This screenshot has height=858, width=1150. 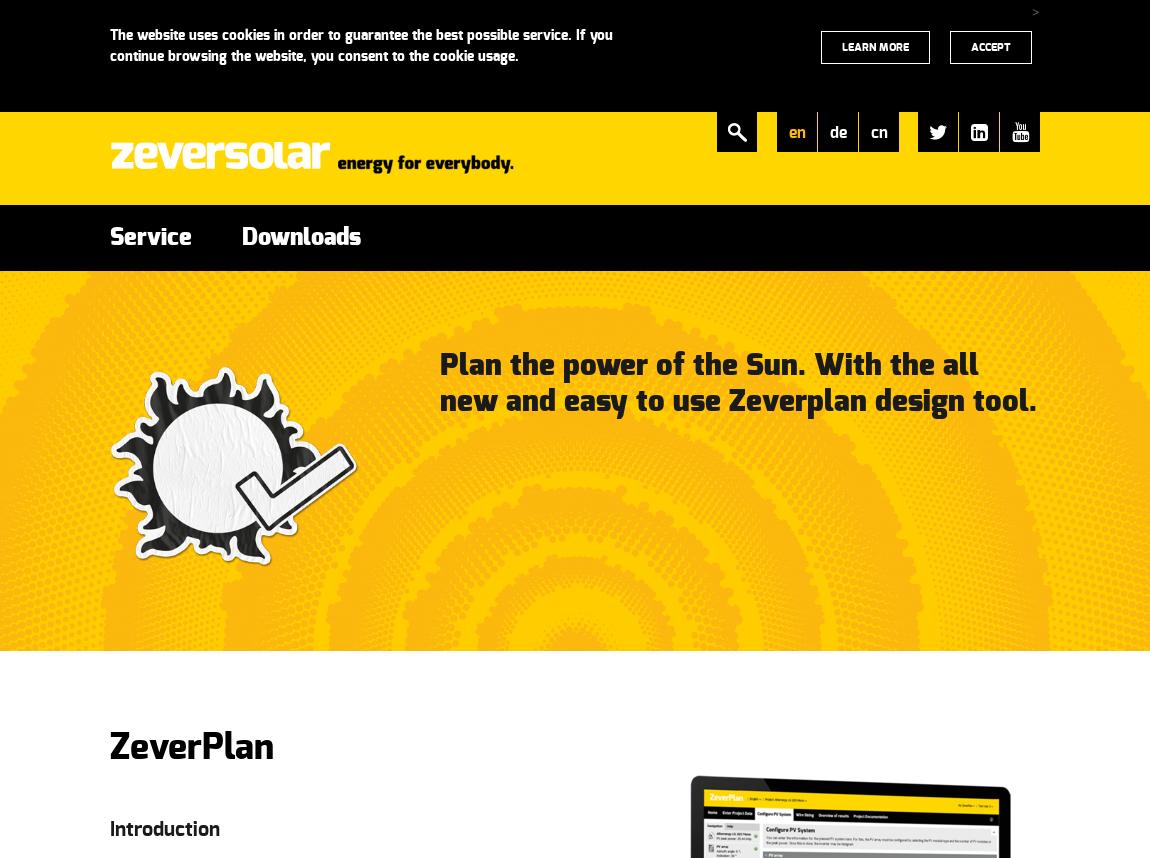 What do you see at coordinates (109, 237) in the screenshot?
I see `'Service'` at bounding box center [109, 237].